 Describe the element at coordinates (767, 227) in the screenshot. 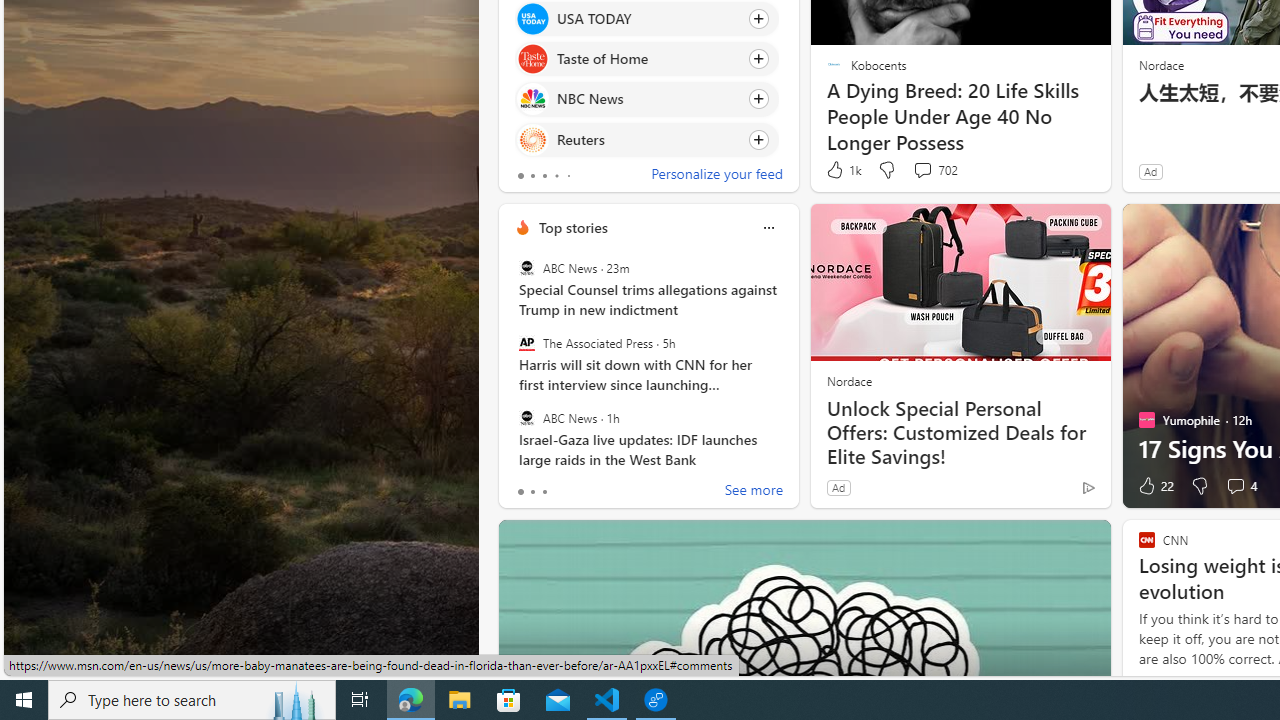

I see `'Class: icon-img'` at that location.